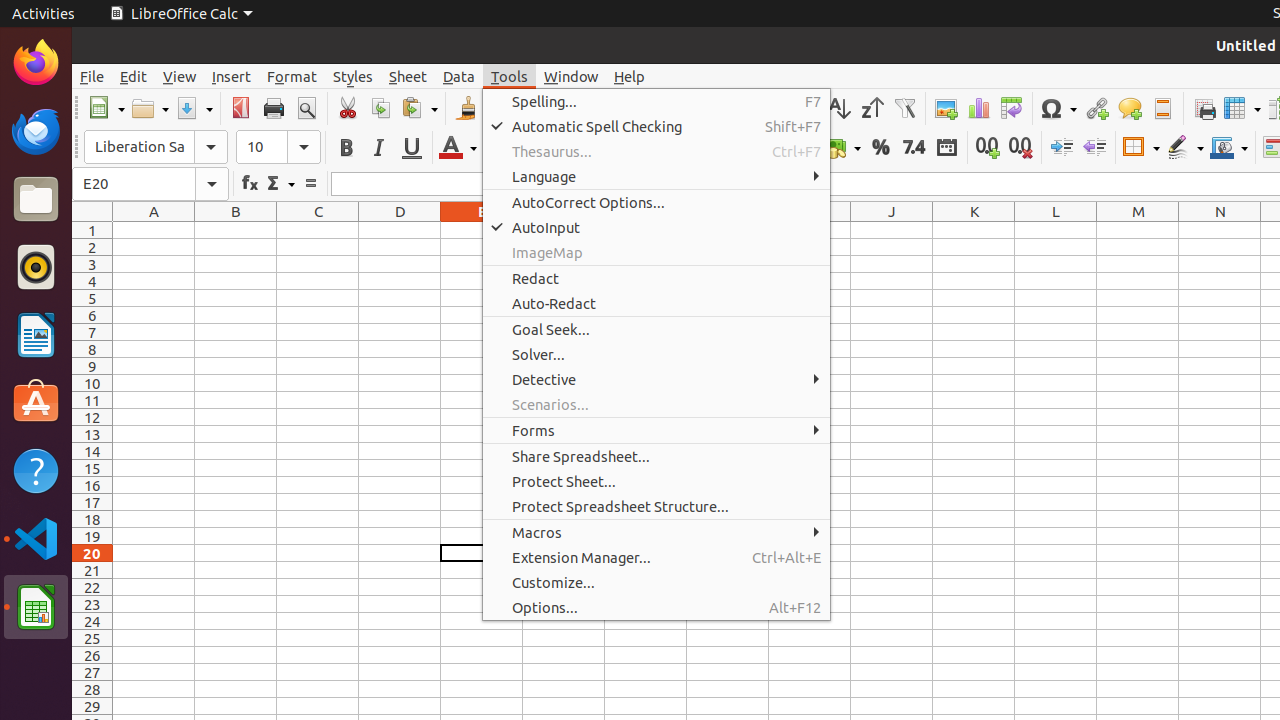  What do you see at coordinates (509, 75) in the screenshot?
I see `'Tools'` at bounding box center [509, 75].